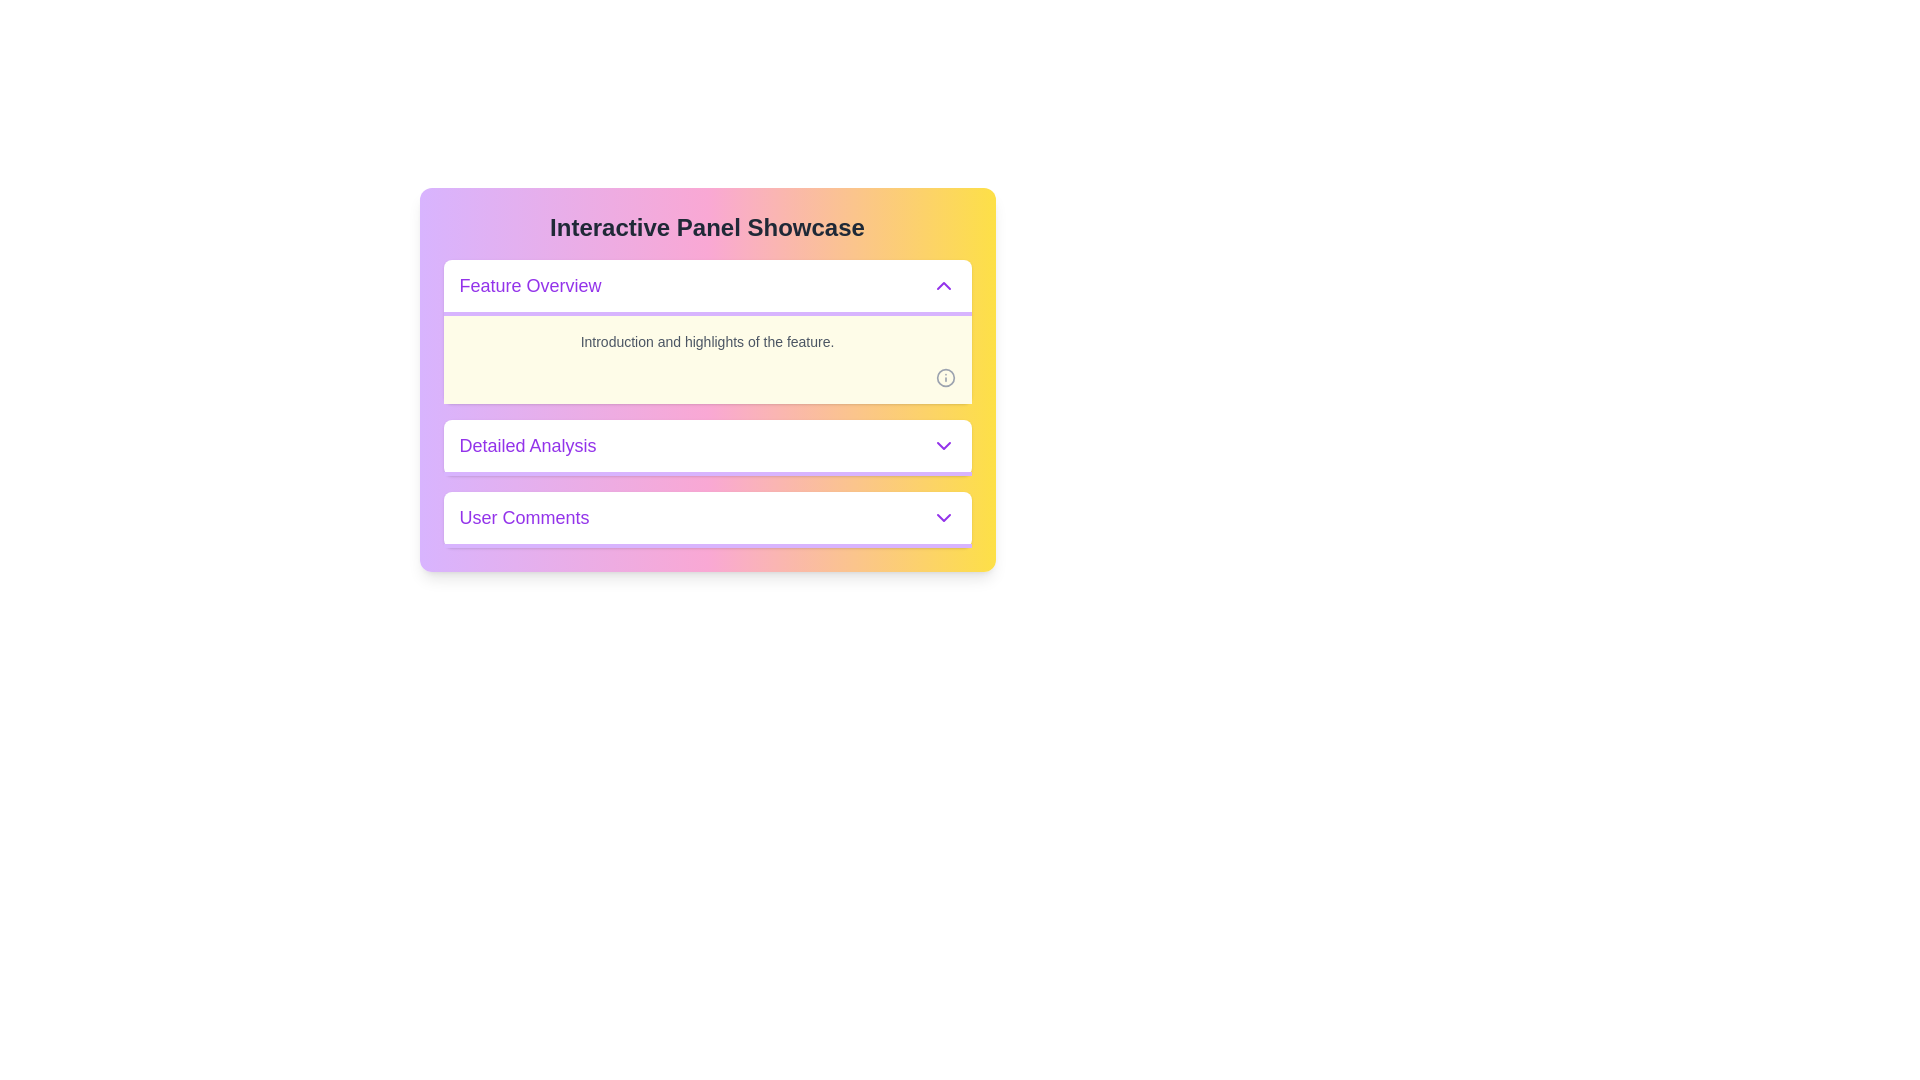  I want to click on the Label that serves as a title for a collapsible section for user comments, located in the bottom area of a vertically-stacked panel, so click(524, 516).